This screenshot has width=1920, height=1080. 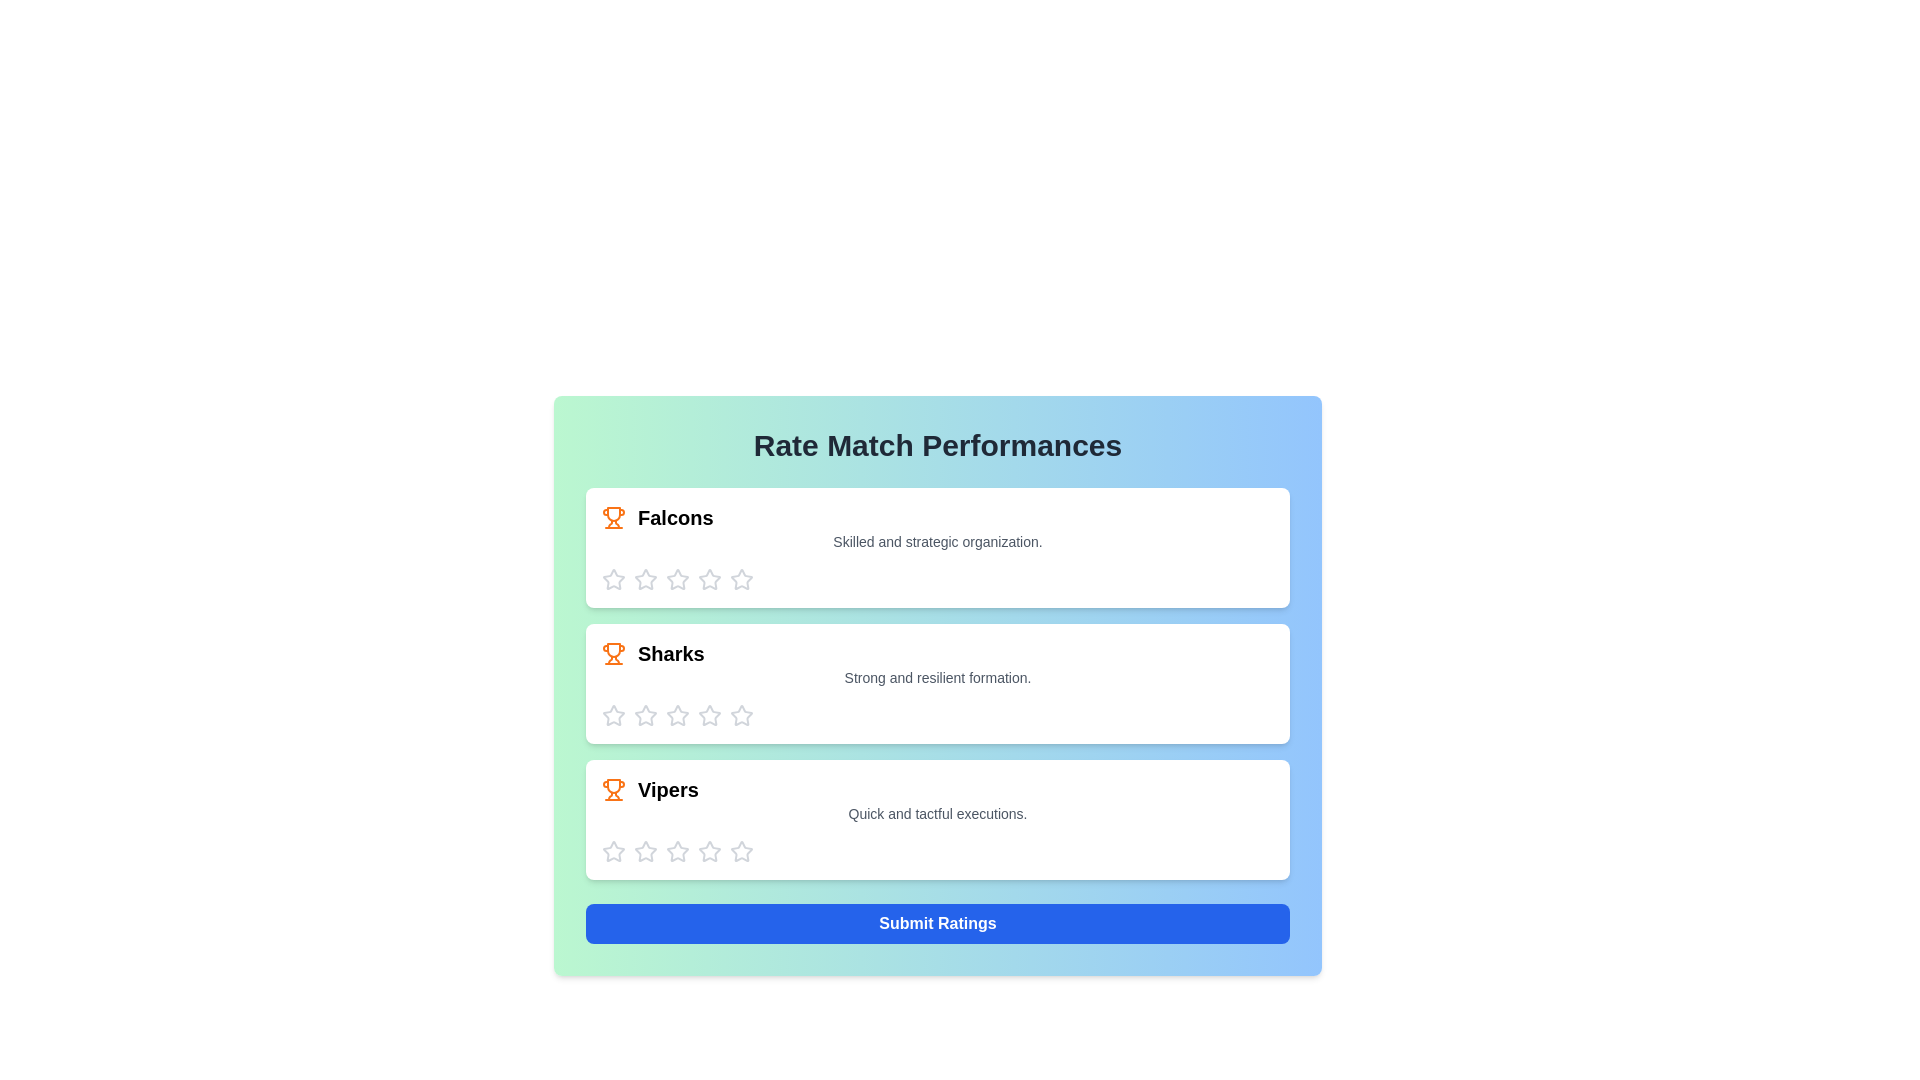 What do you see at coordinates (677, 715) in the screenshot?
I see `the Sharks team's 3 star to set the rating` at bounding box center [677, 715].